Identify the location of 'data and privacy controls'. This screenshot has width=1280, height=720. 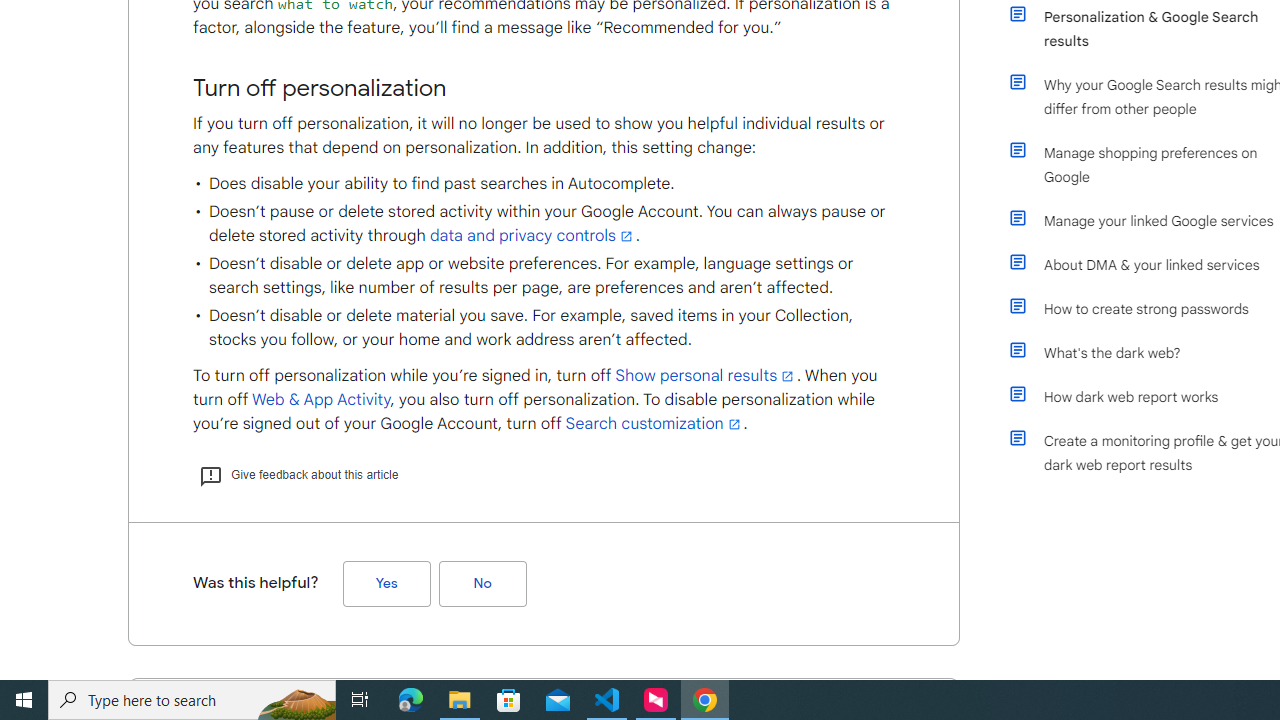
(532, 235).